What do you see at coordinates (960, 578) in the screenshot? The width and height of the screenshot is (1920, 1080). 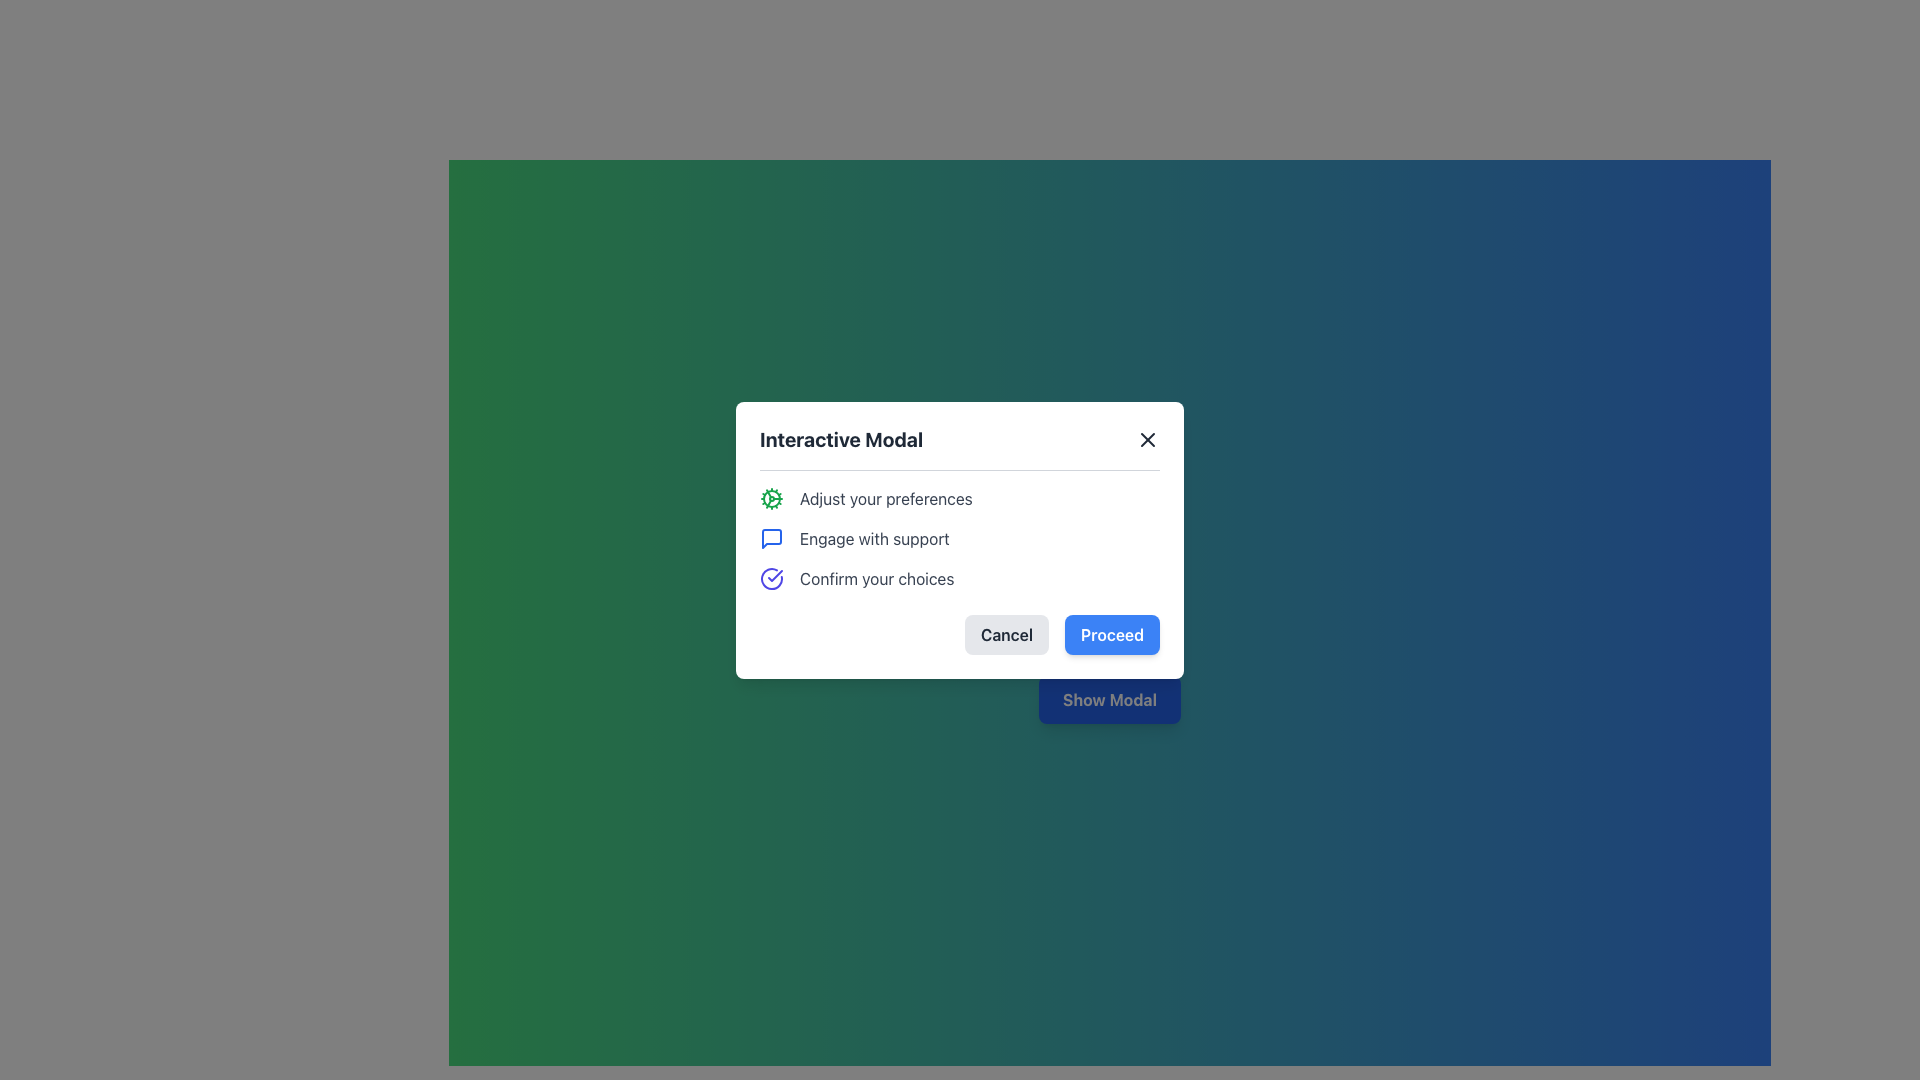 I see `the list item labeled 'Confirm your choices', which is the third entry in a vertical list within a modal window, positioned between 'Engage with support' and the action buttons 'Cancel' and 'Proceed'` at bounding box center [960, 578].